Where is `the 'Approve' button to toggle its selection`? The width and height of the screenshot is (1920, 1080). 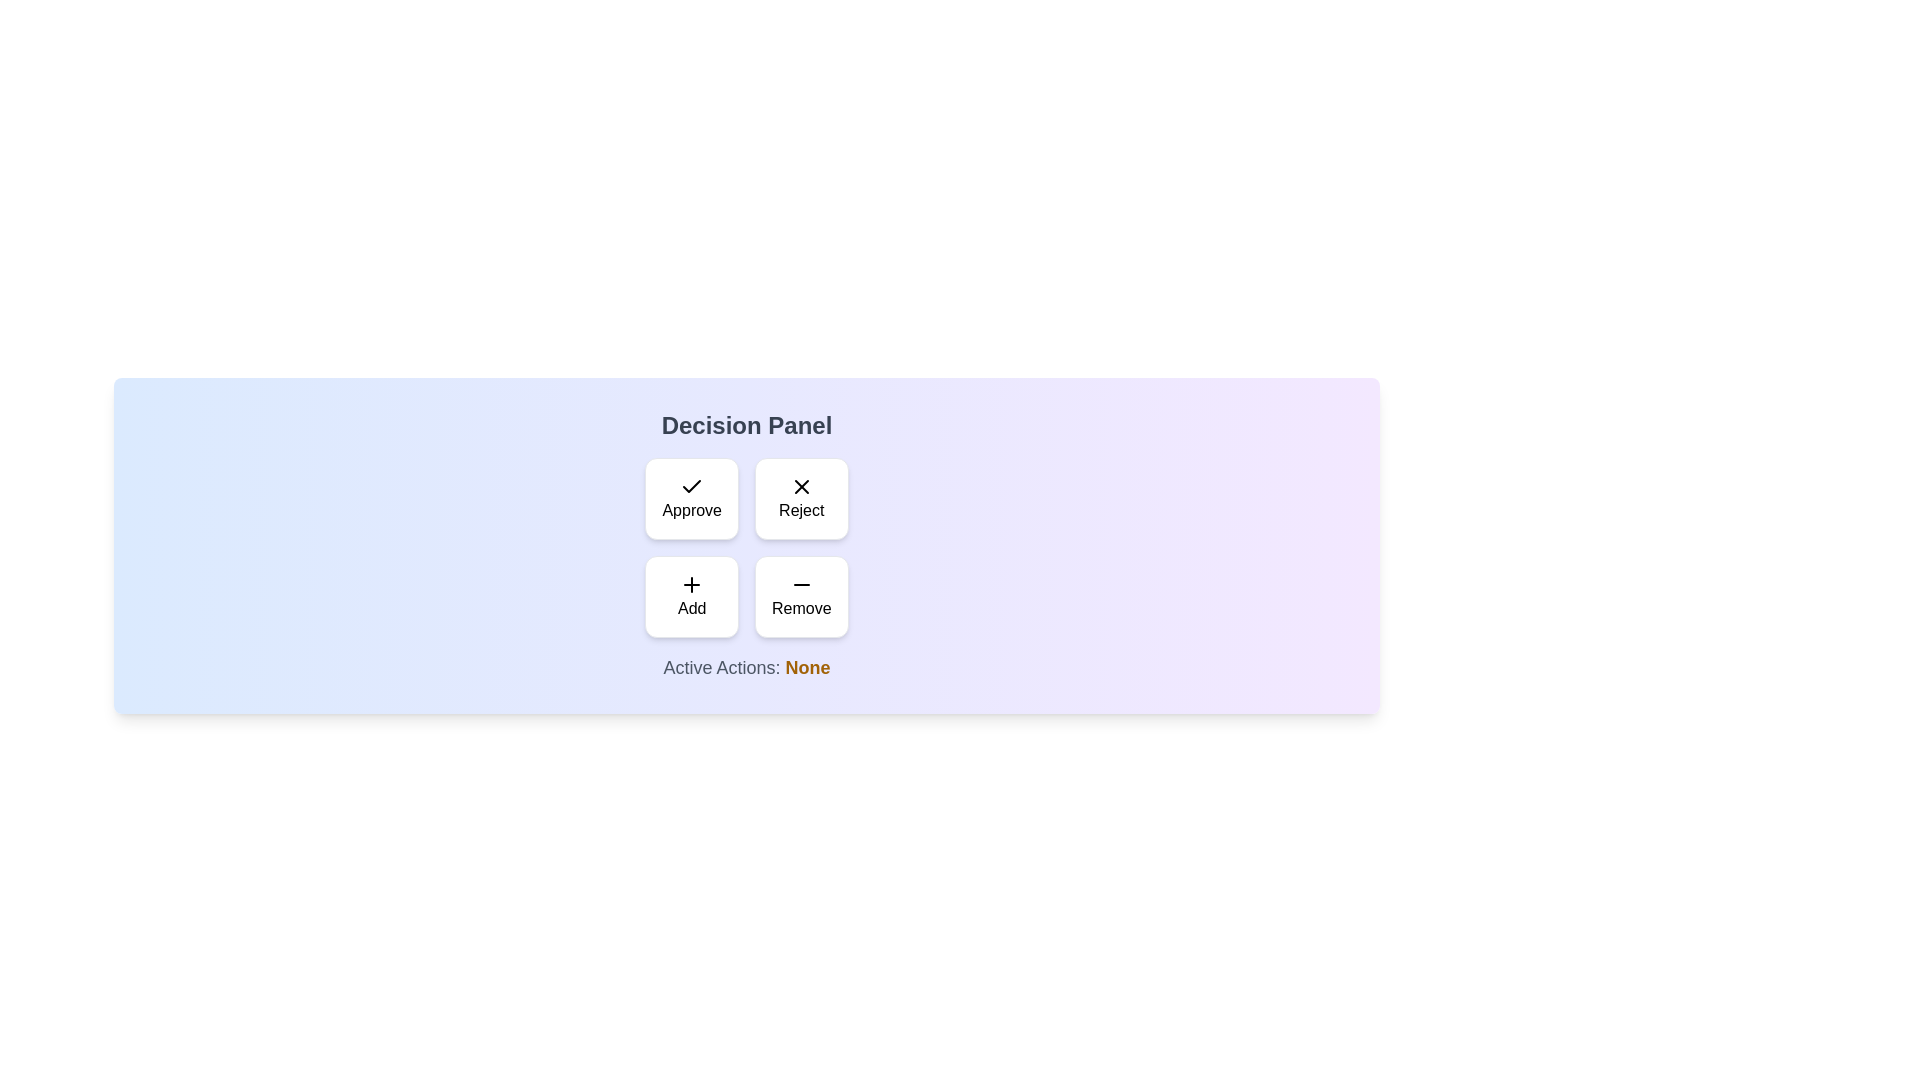 the 'Approve' button to toggle its selection is located at coordinates (691, 497).